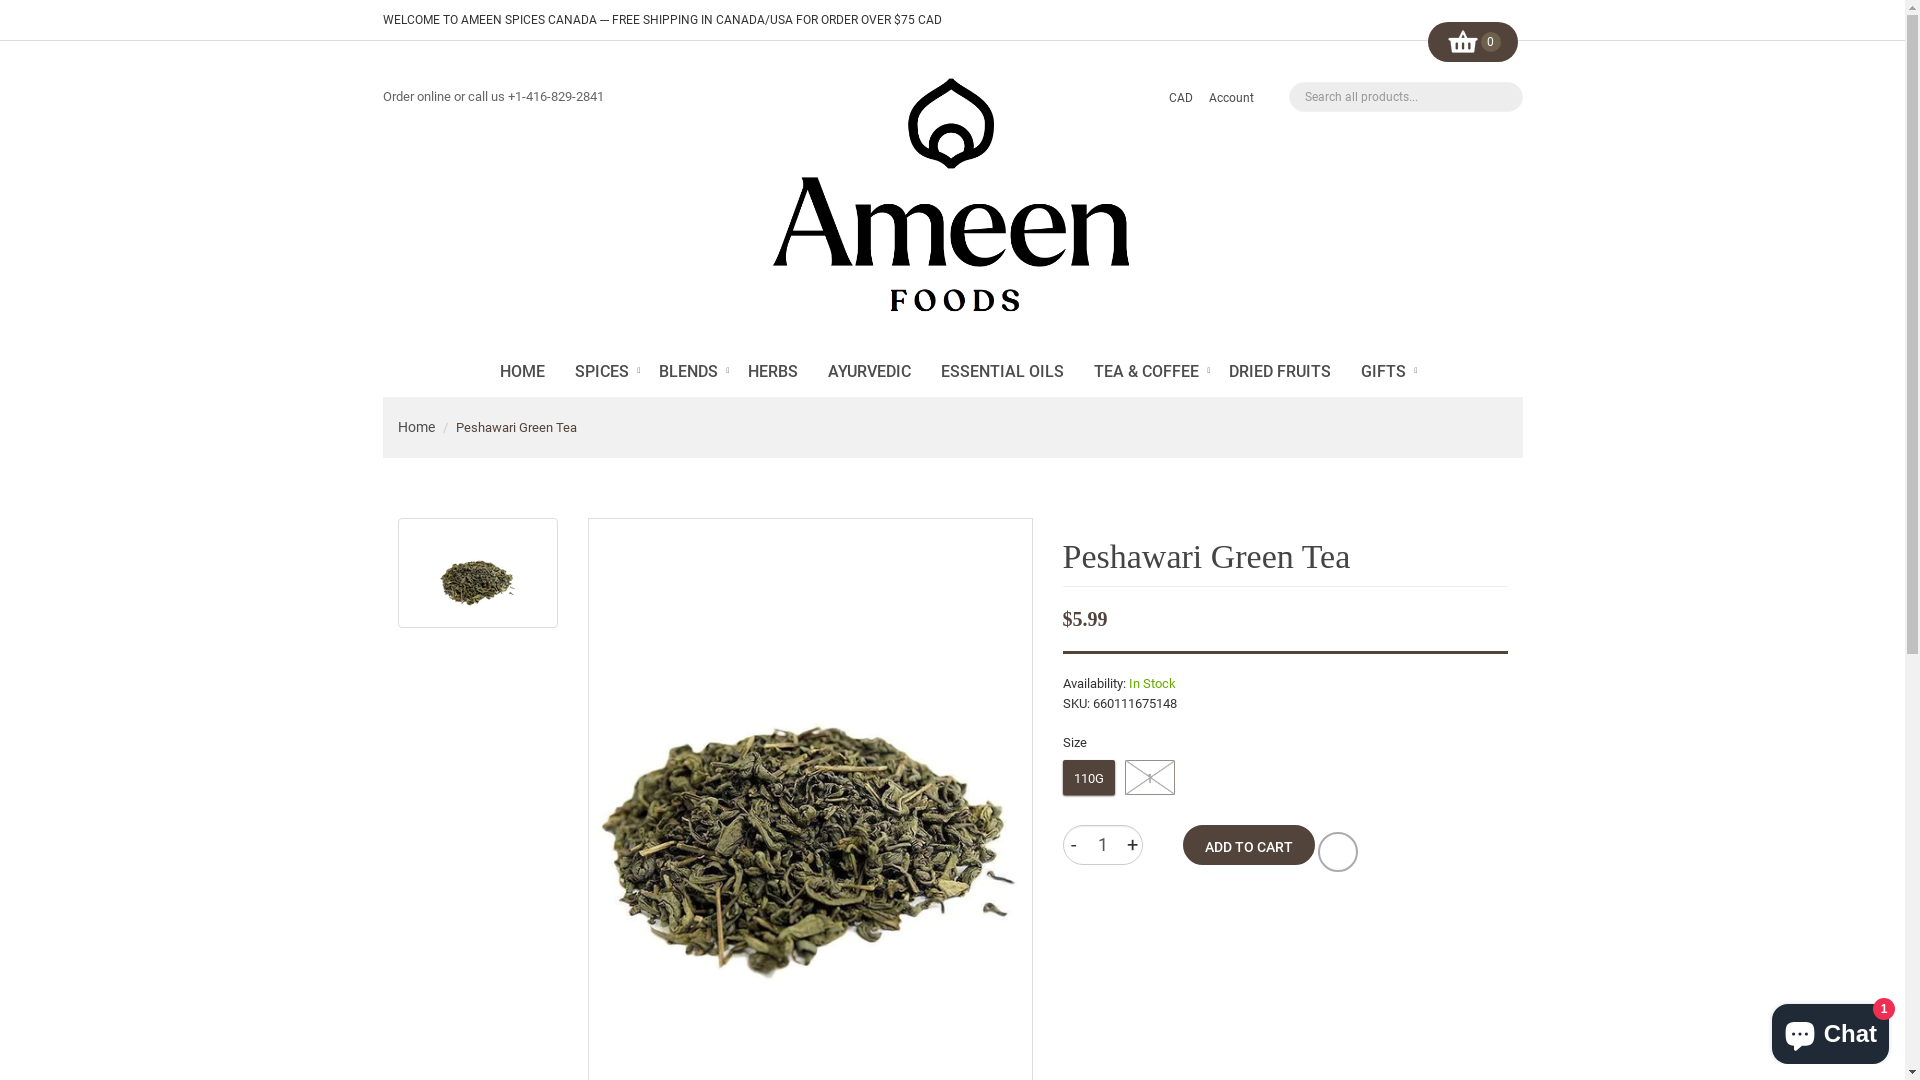 This screenshot has width=1920, height=1080. What do you see at coordinates (1280, 371) in the screenshot?
I see `'DRIED FRUITS'` at bounding box center [1280, 371].